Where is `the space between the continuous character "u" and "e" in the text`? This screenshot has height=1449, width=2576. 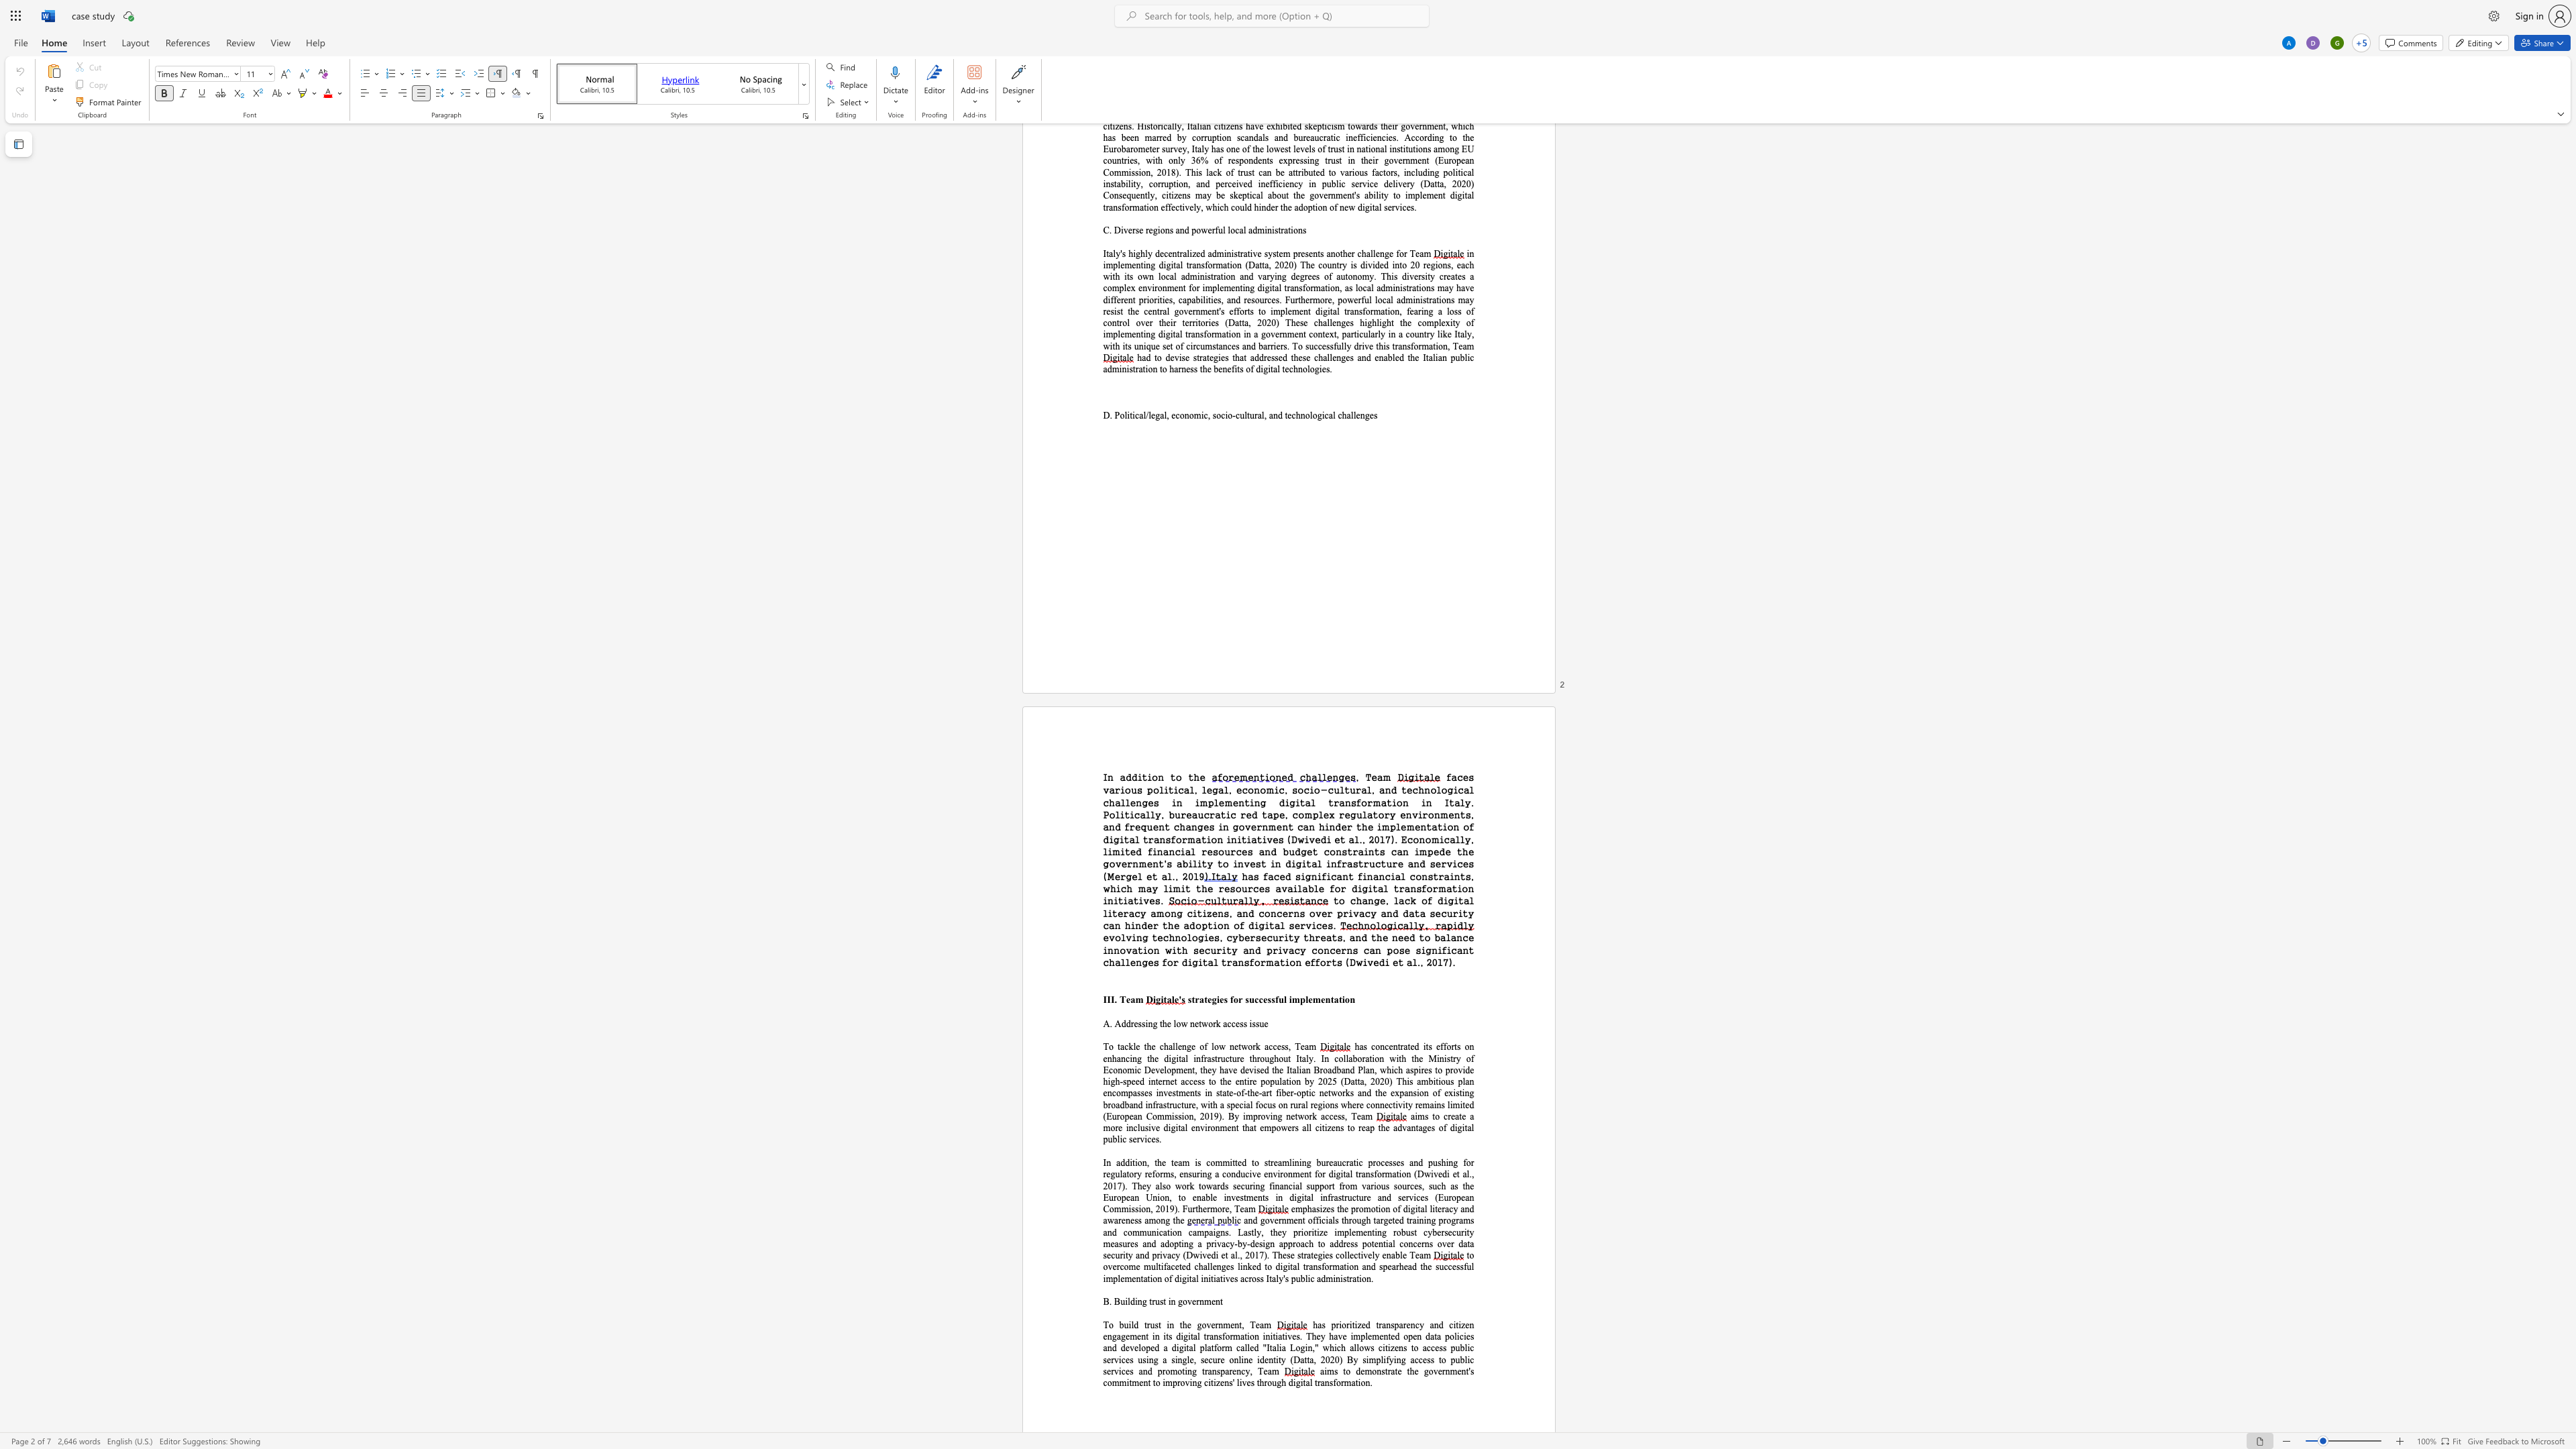 the space between the continuous character "u" and "e" in the text is located at coordinates (1263, 1023).